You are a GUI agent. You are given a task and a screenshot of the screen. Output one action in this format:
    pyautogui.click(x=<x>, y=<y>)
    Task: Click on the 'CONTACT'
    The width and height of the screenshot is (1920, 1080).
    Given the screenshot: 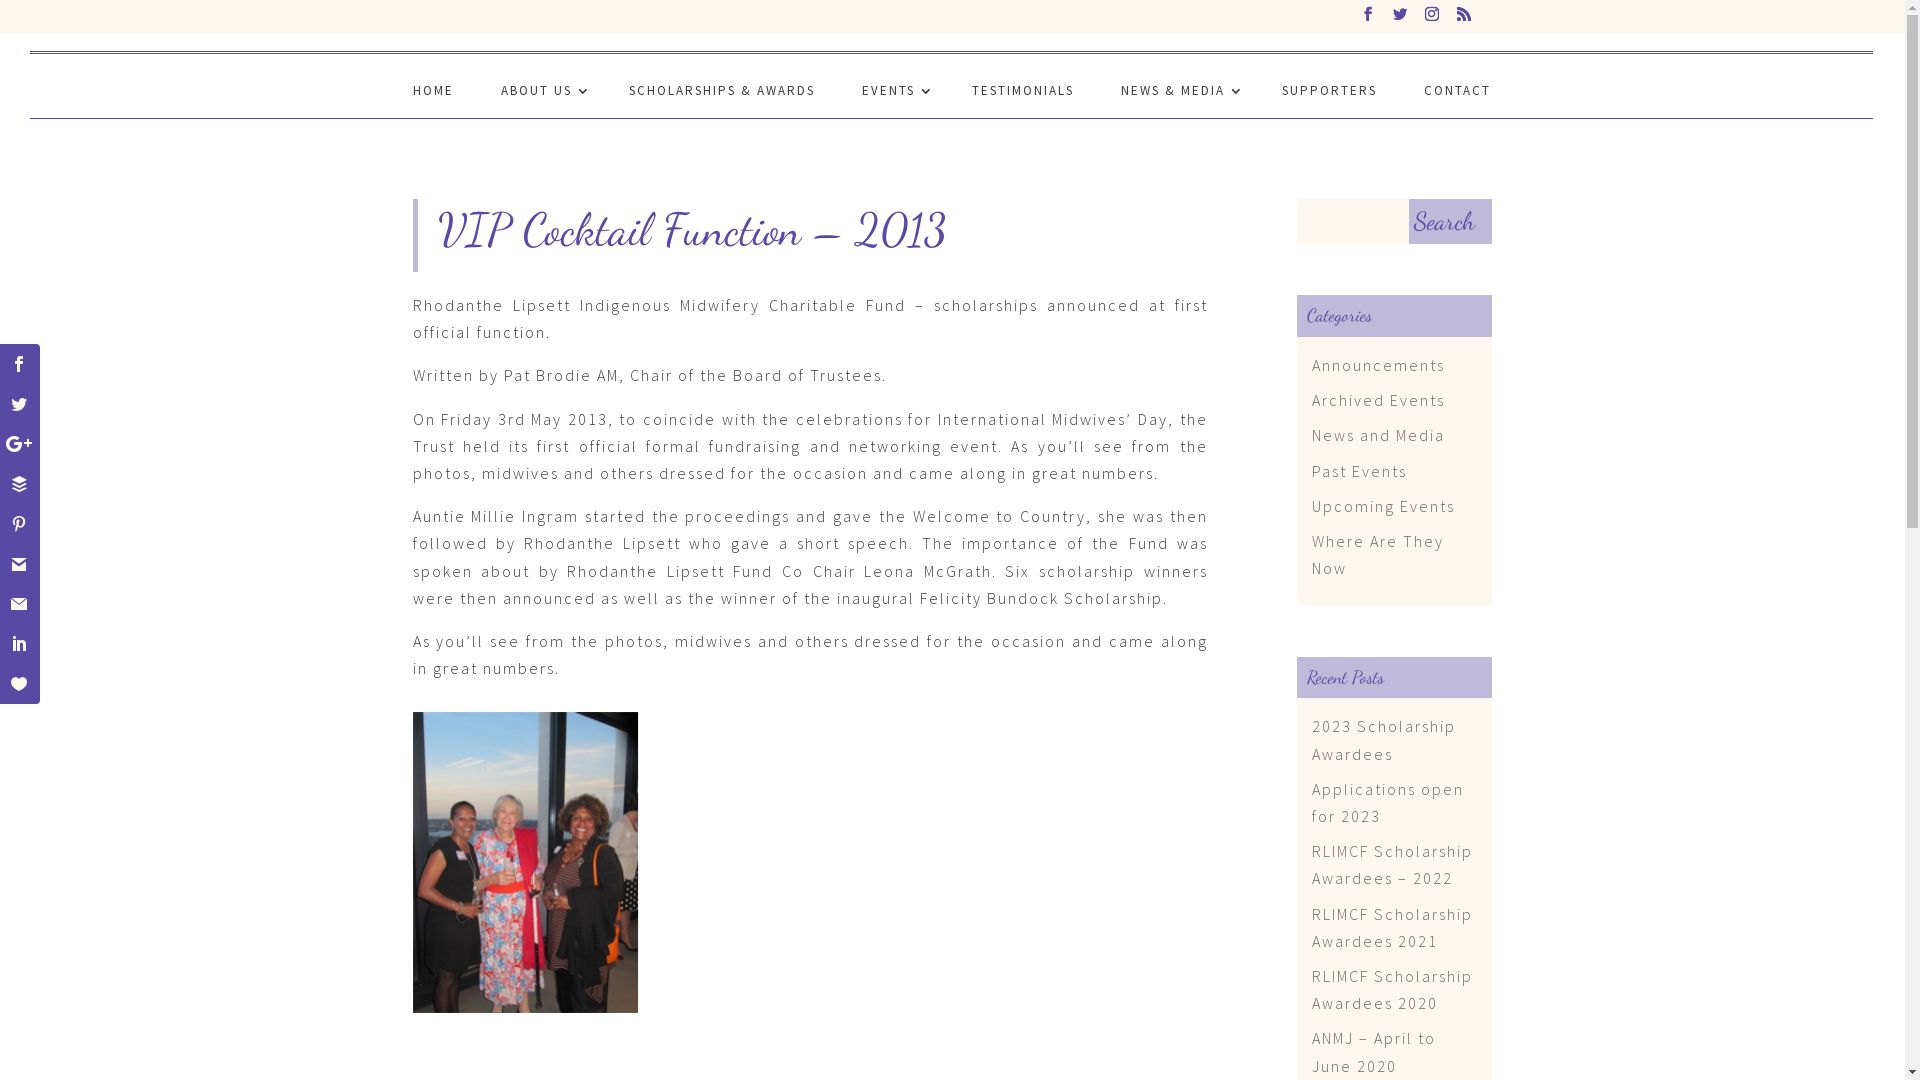 What is the action you would take?
    pyautogui.click(x=1413, y=100)
    